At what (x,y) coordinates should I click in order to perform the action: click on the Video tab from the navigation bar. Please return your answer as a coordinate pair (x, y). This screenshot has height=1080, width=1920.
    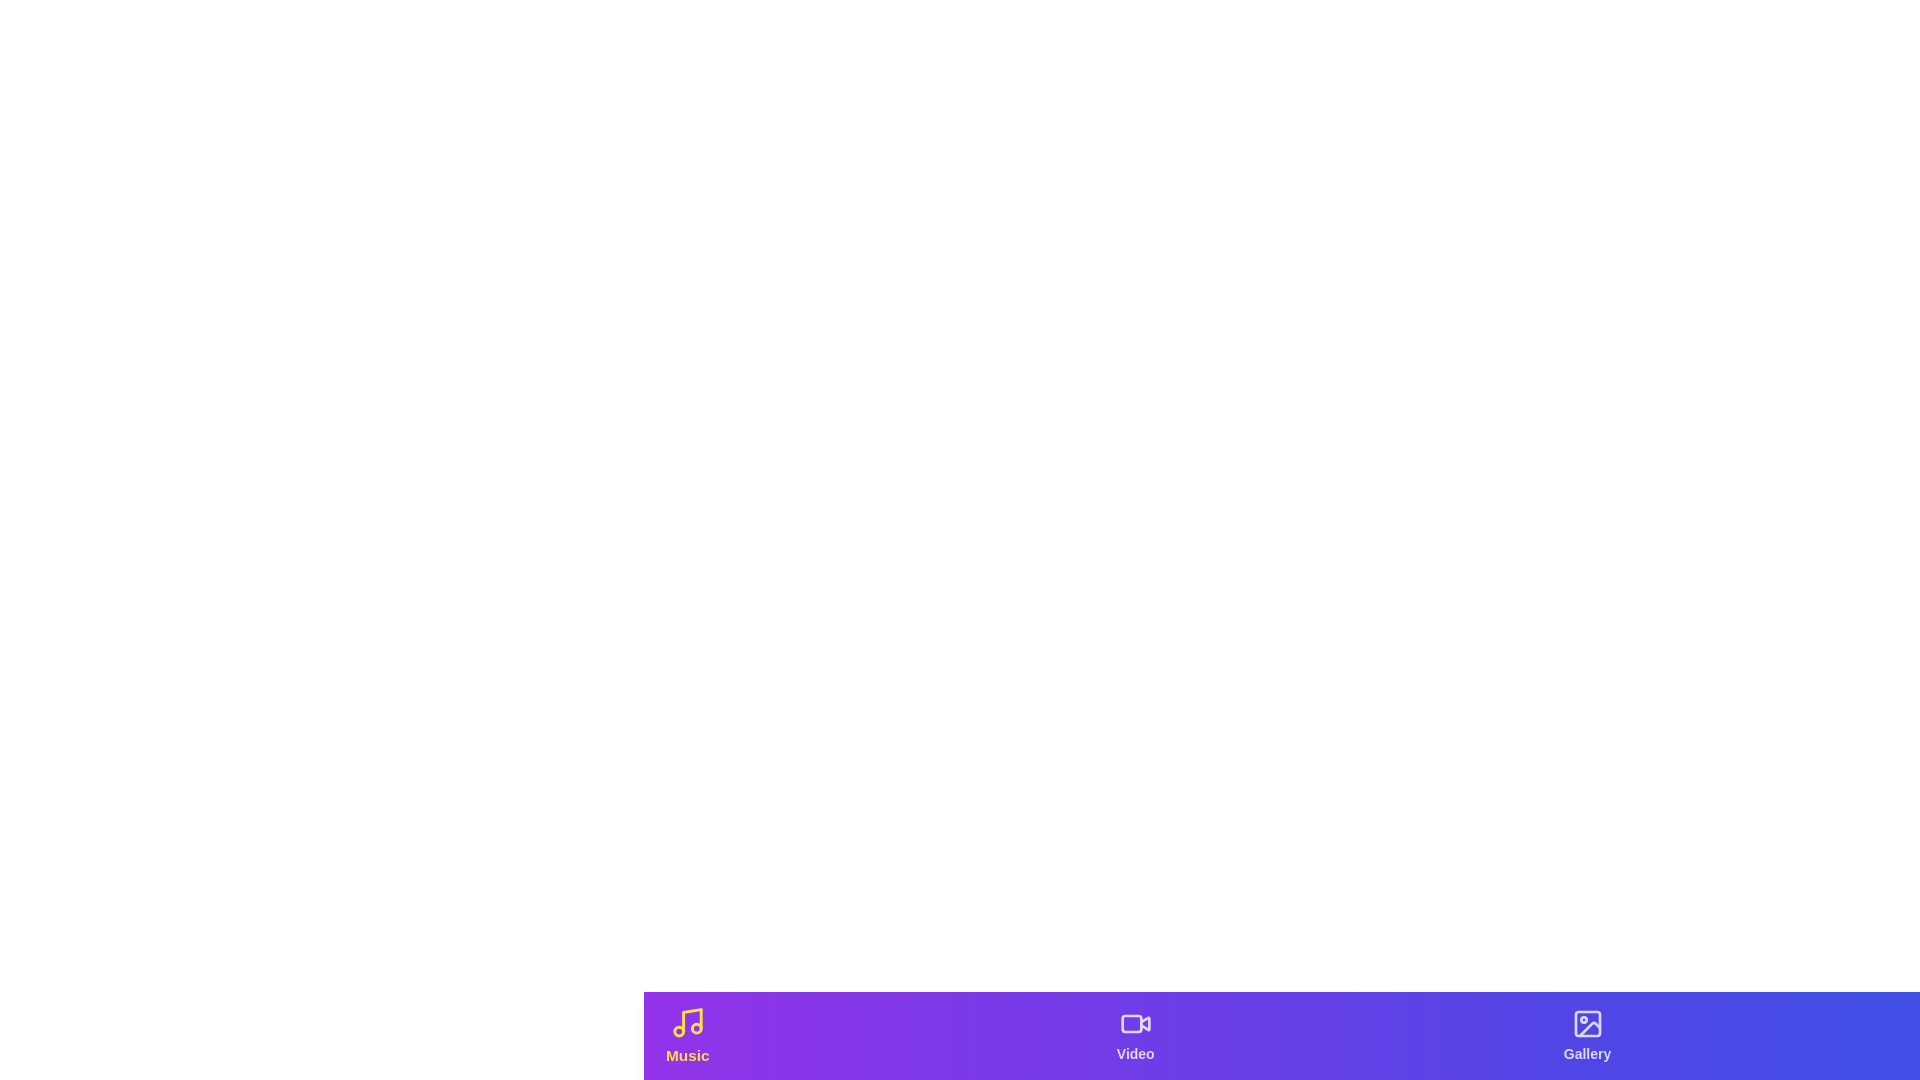
    Looking at the image, I should click on (1135, 1035).